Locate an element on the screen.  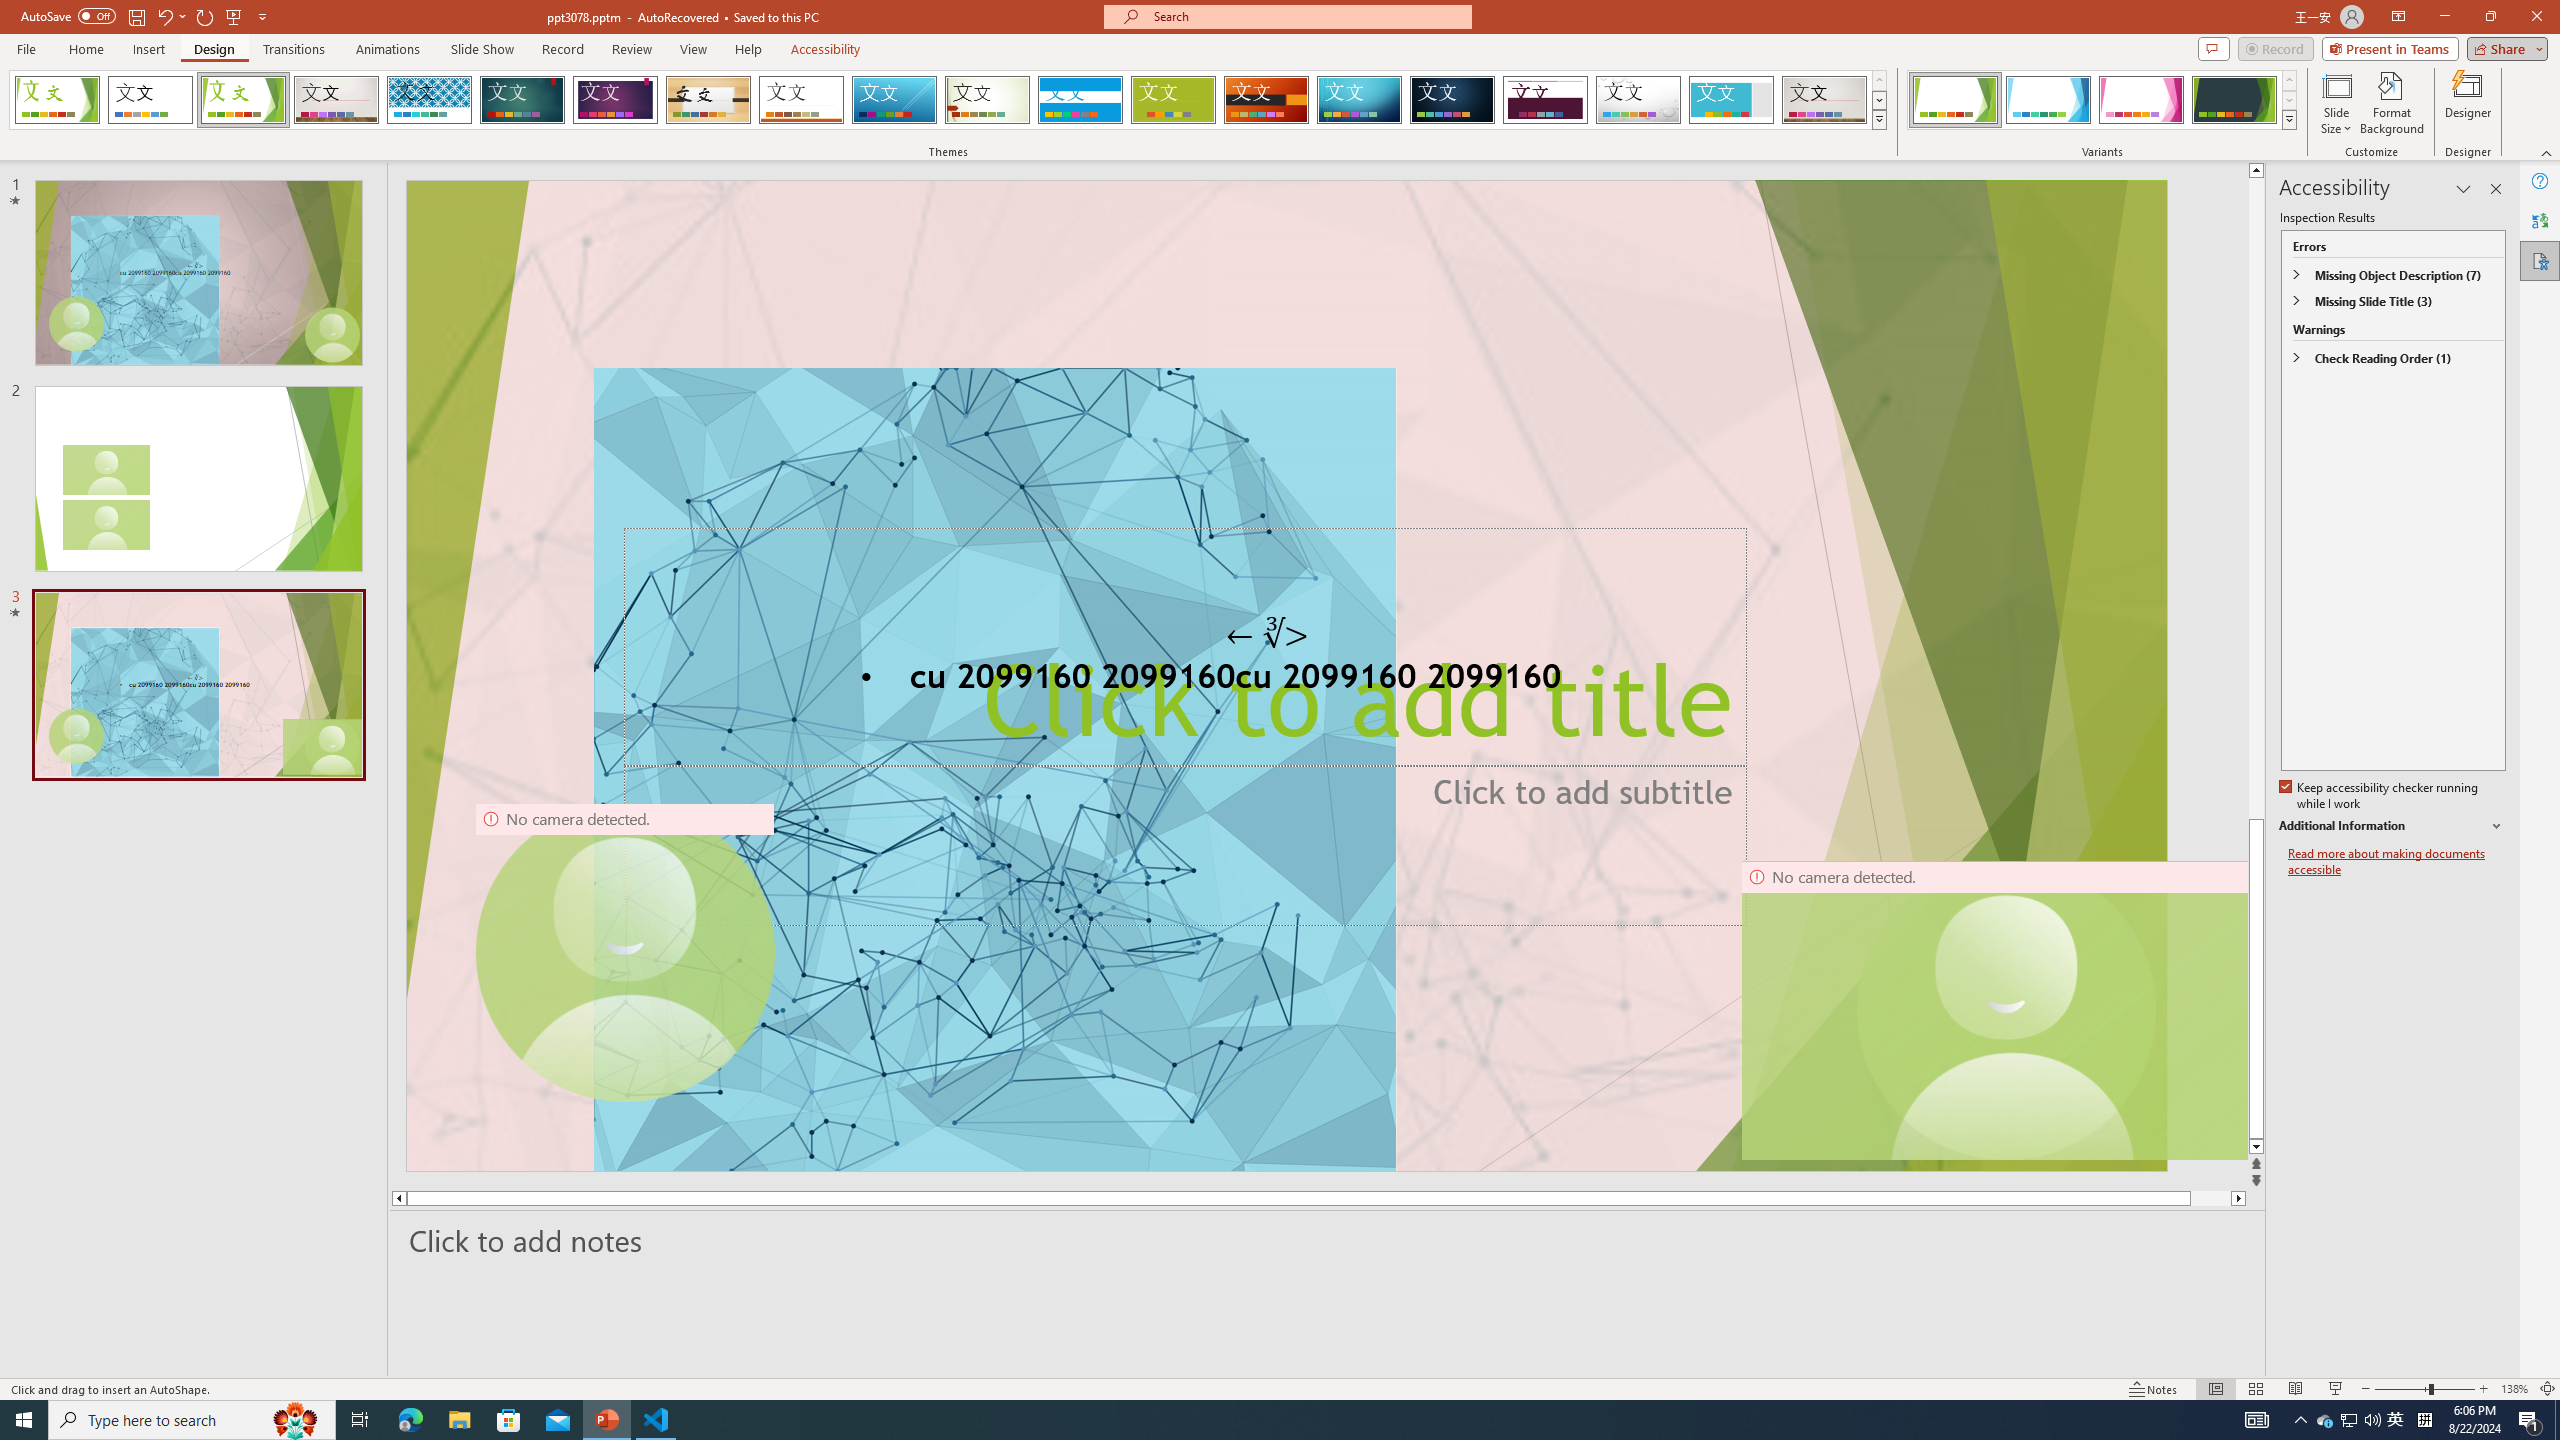
'Retrospect' is located at coordinates (800, 99).